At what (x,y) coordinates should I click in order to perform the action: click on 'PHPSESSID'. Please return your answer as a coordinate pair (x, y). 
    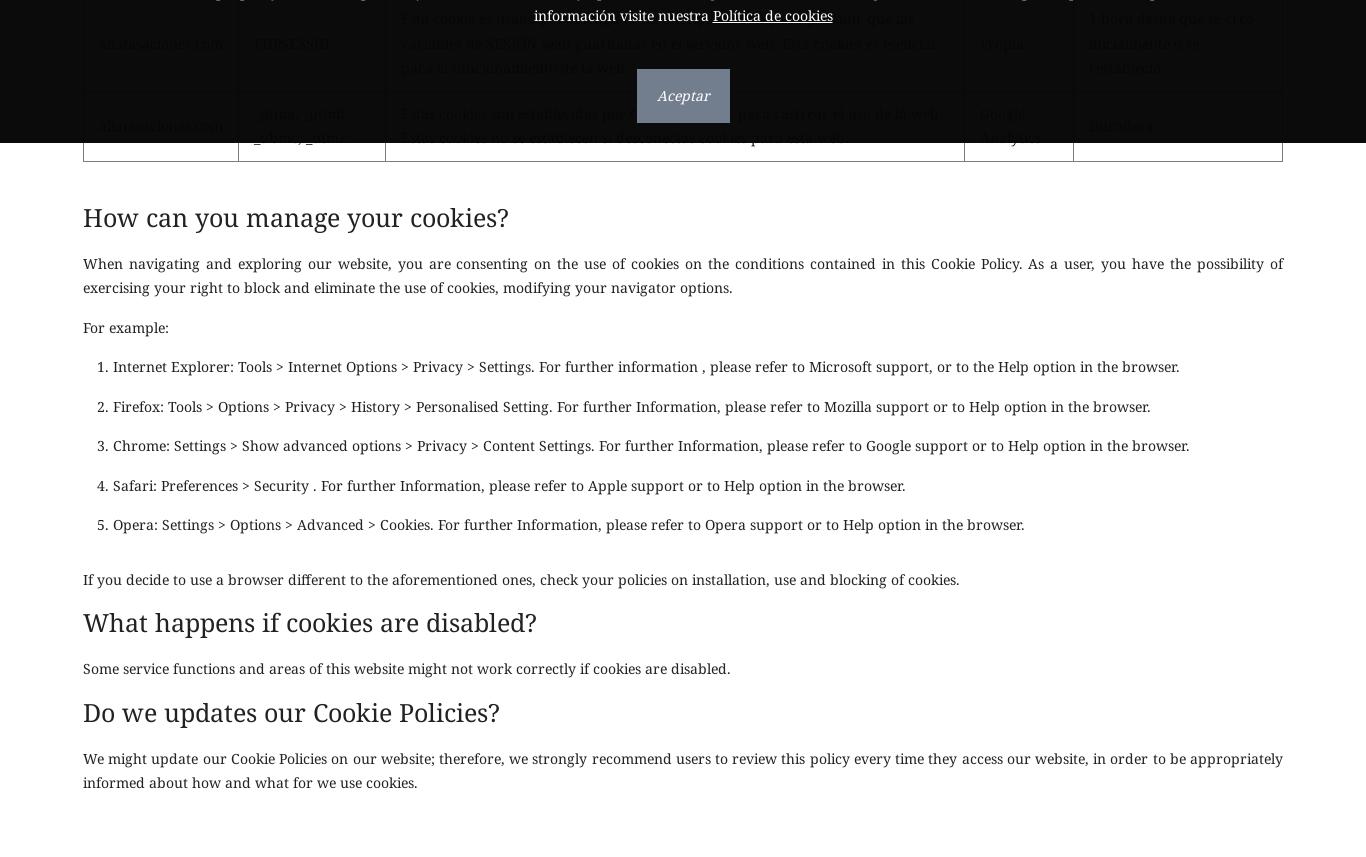
    Looking at the image, I should click on (291, 41).